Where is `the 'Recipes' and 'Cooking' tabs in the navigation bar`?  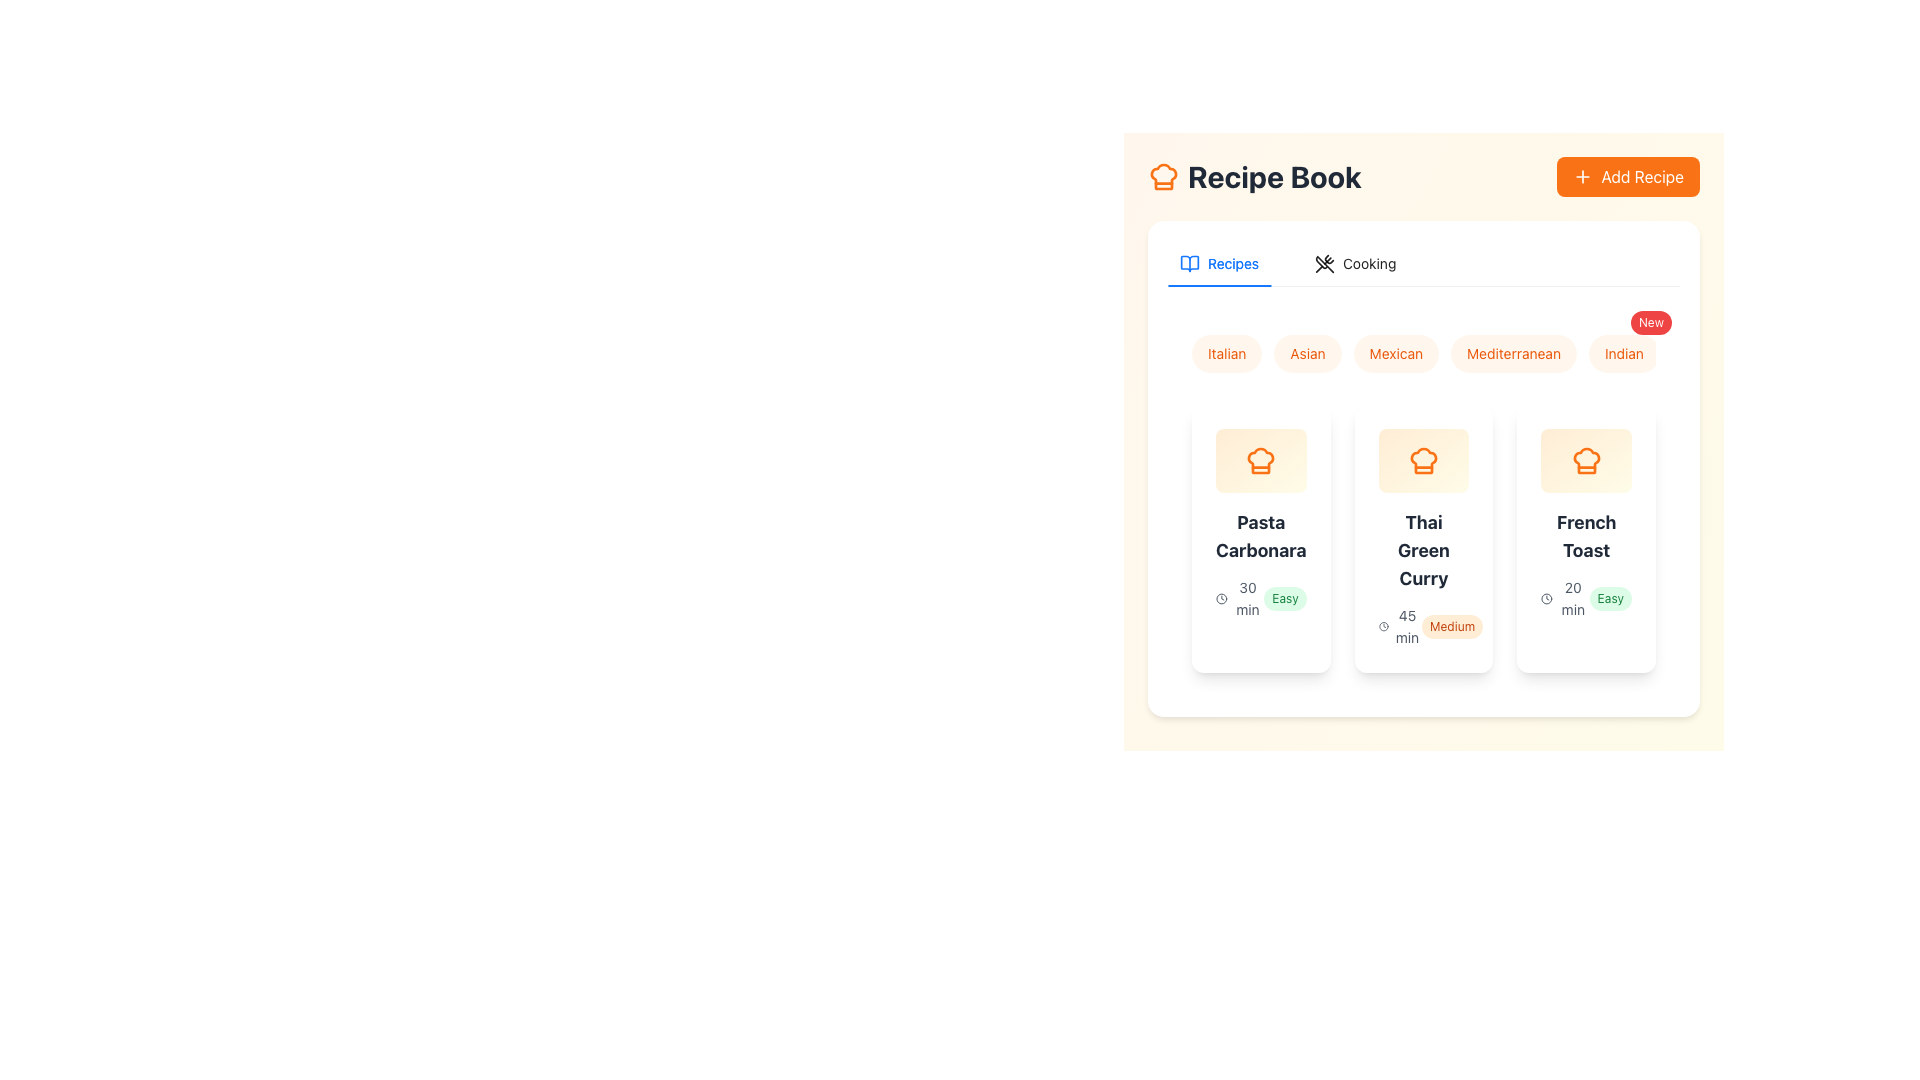 the 'Recipes' and 'Cooking' tabs in the navigation bar is located at coordinates (1423, 262).